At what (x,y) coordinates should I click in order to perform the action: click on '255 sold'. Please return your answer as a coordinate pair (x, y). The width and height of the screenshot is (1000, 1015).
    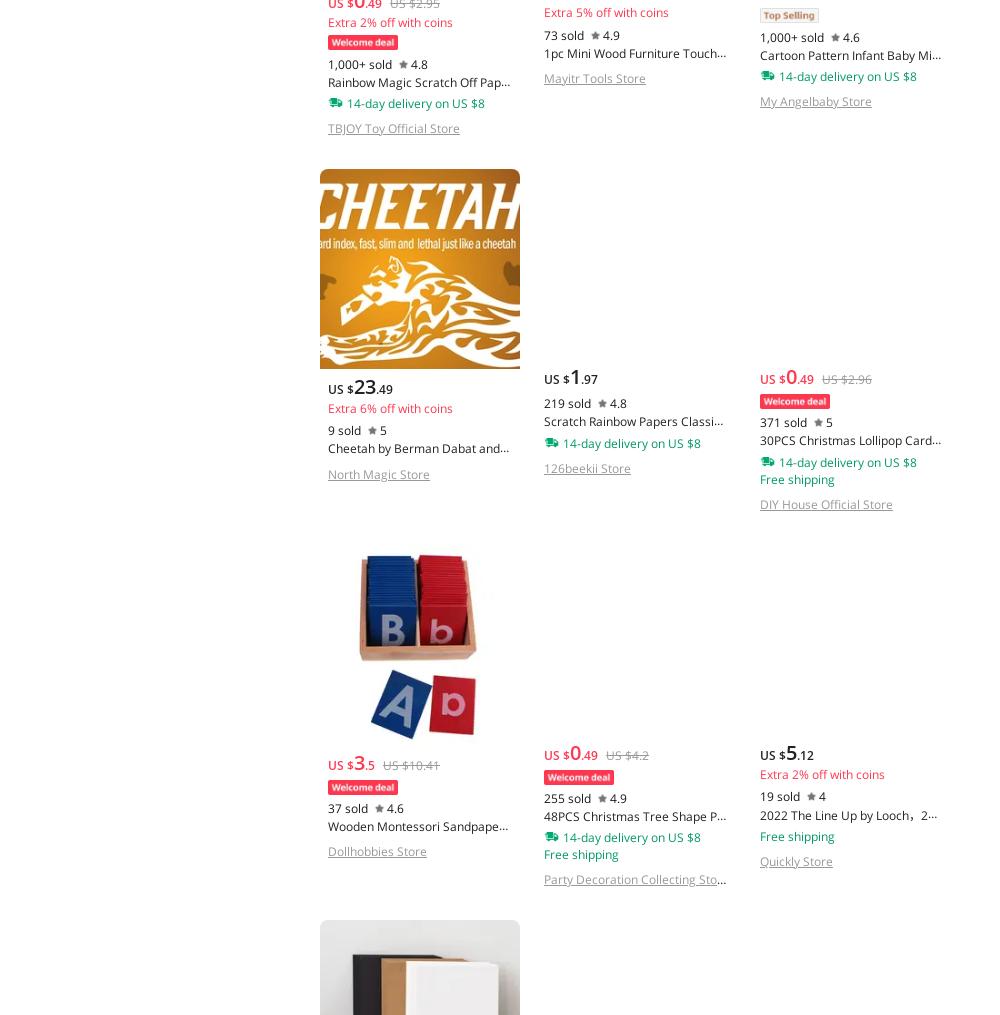
    Looking at the image, I should click on (565, 796).